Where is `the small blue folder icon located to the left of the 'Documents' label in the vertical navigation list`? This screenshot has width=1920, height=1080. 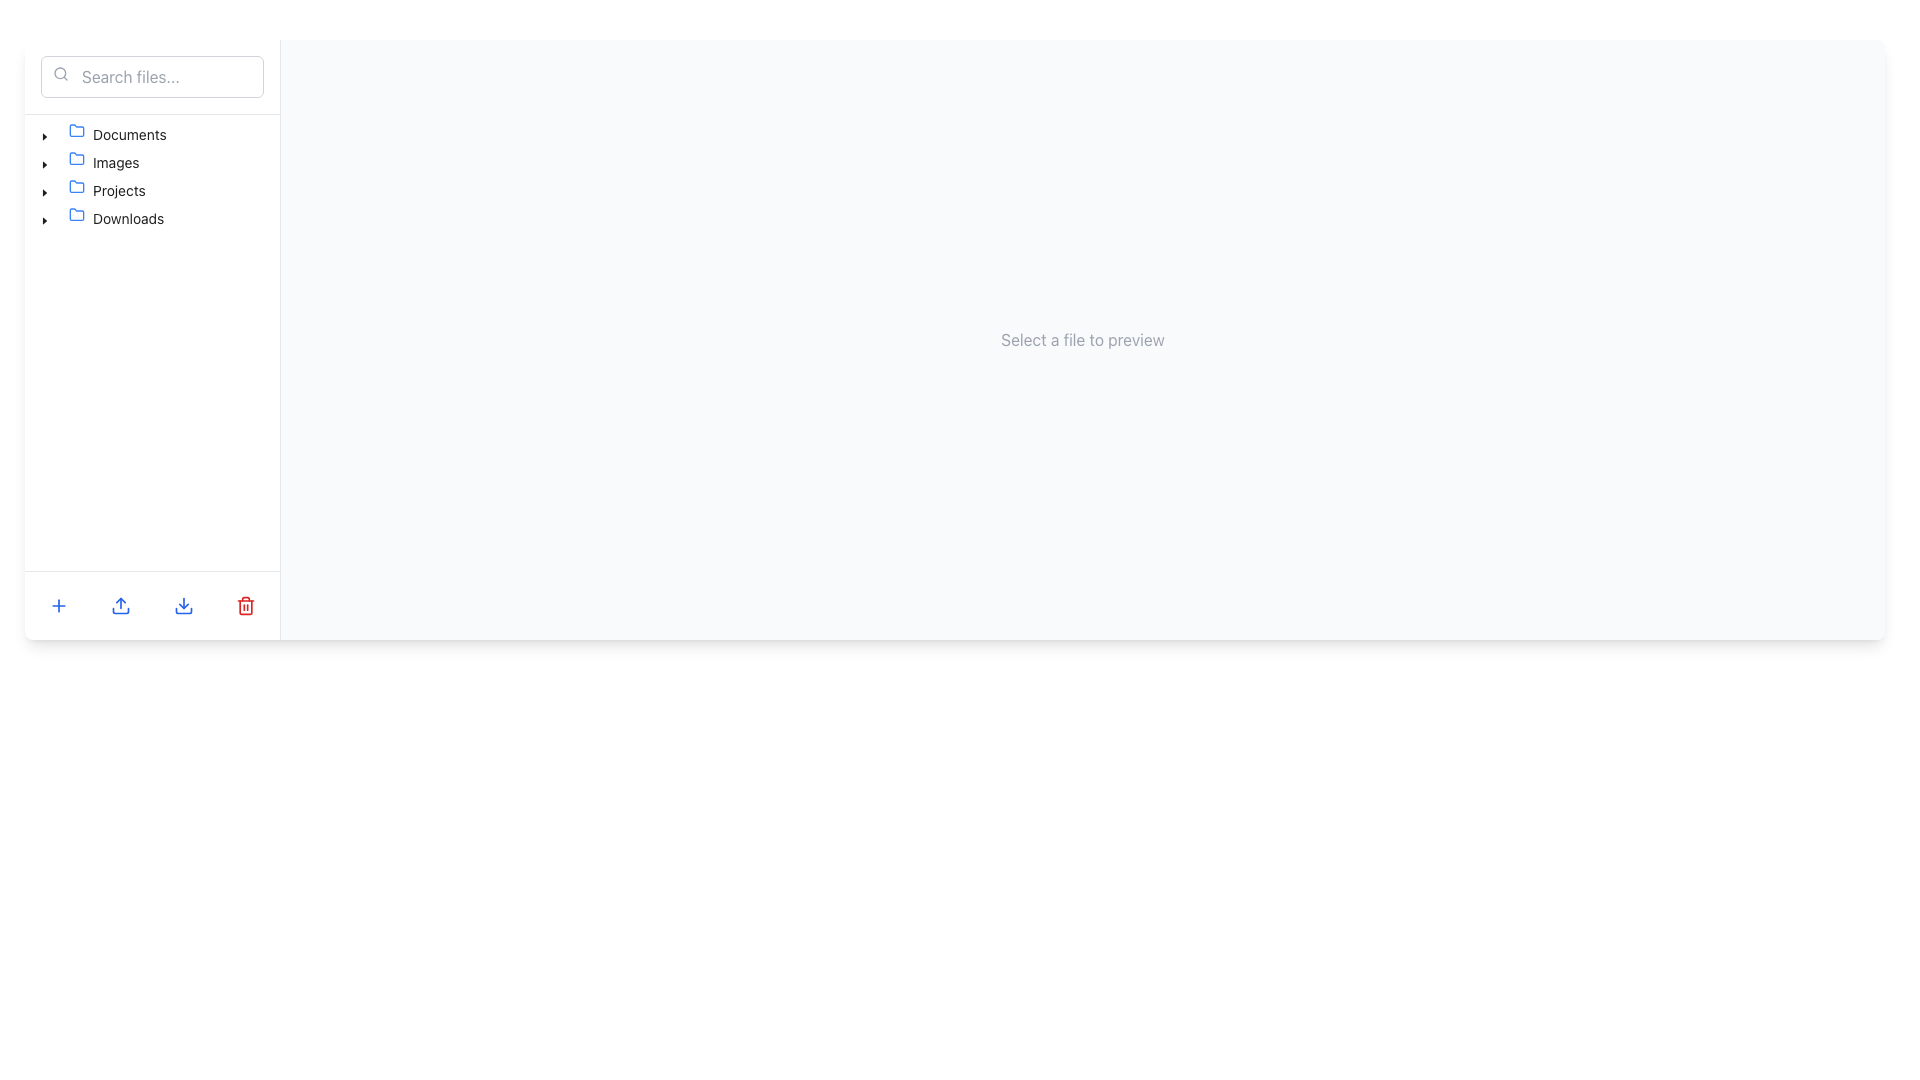 the small blue folder icon located to the left of the 'Documents' label in the vertical navigation list is located at coordinates (76, 131).